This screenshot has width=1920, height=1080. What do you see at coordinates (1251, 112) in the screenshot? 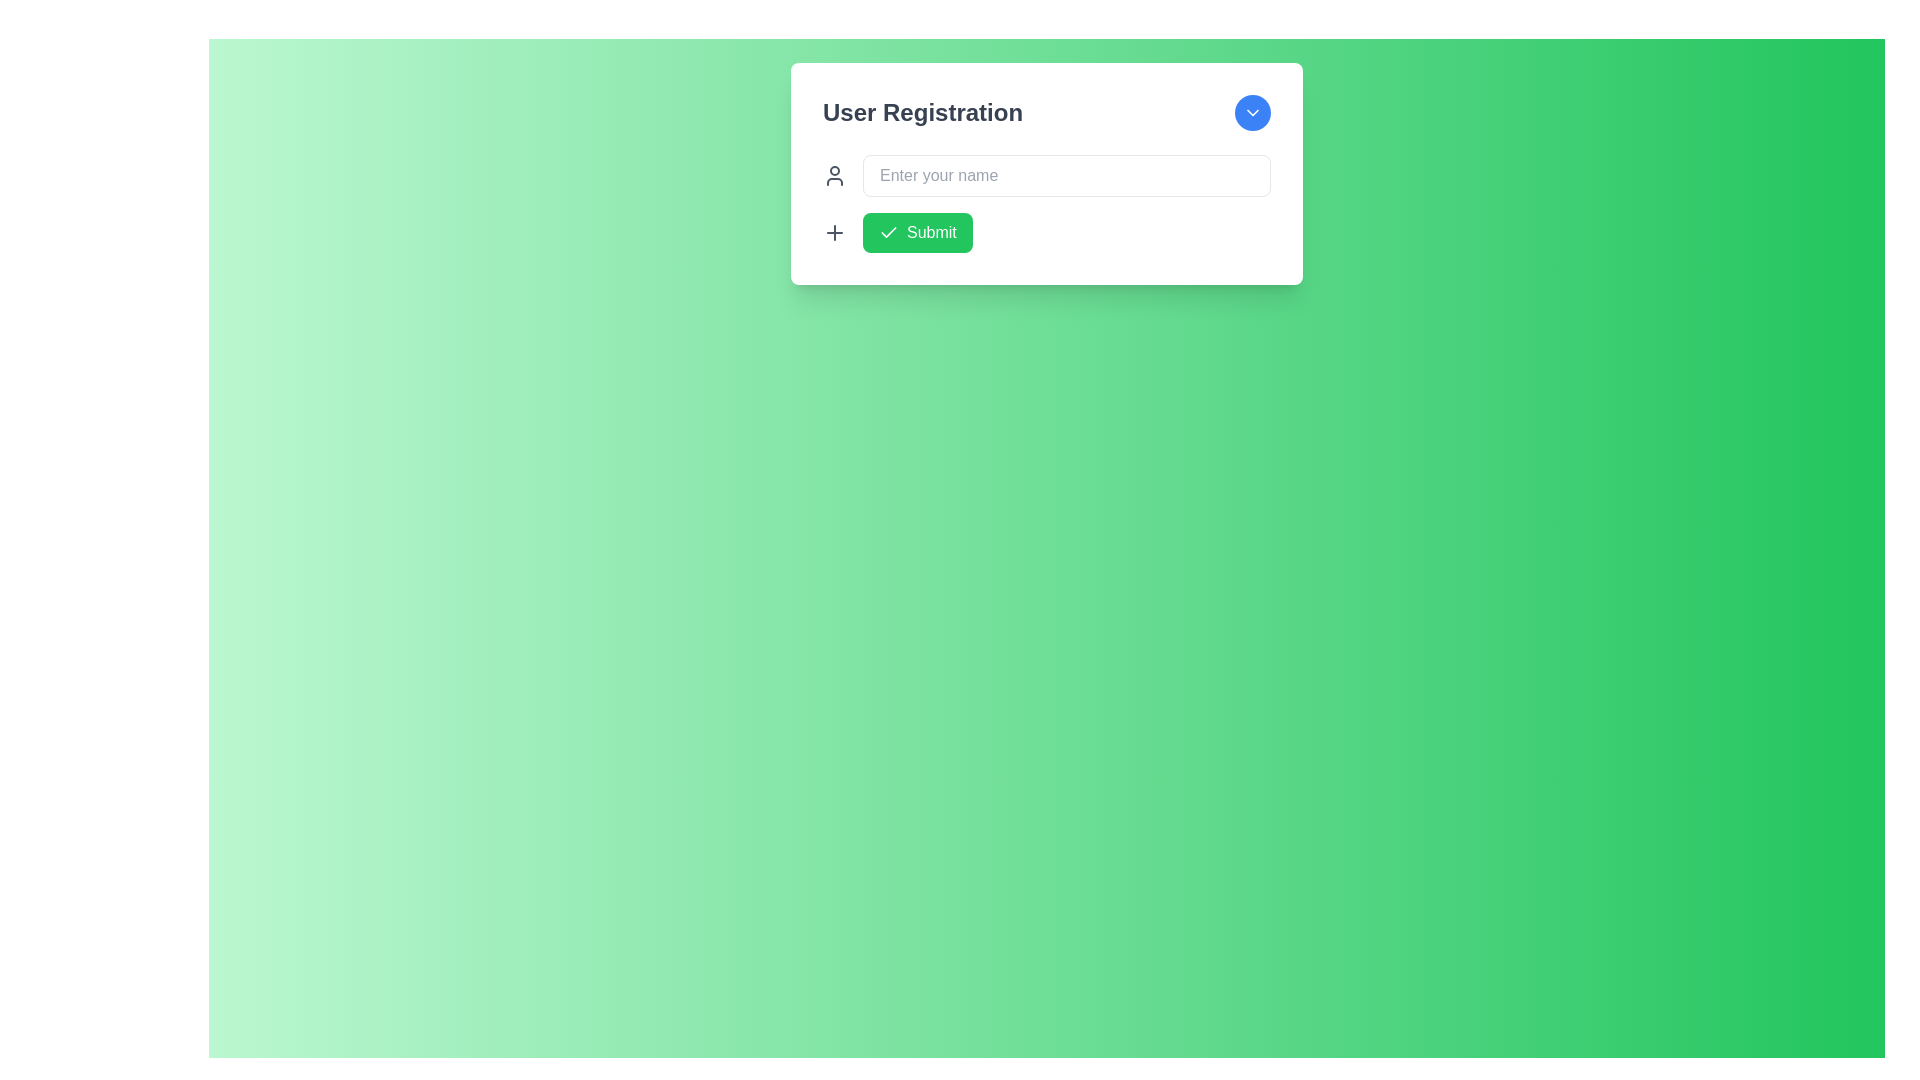
I see `the button with an icon located at the top right corner of the 'User Registration' section` at bounding box center [1251, 112].